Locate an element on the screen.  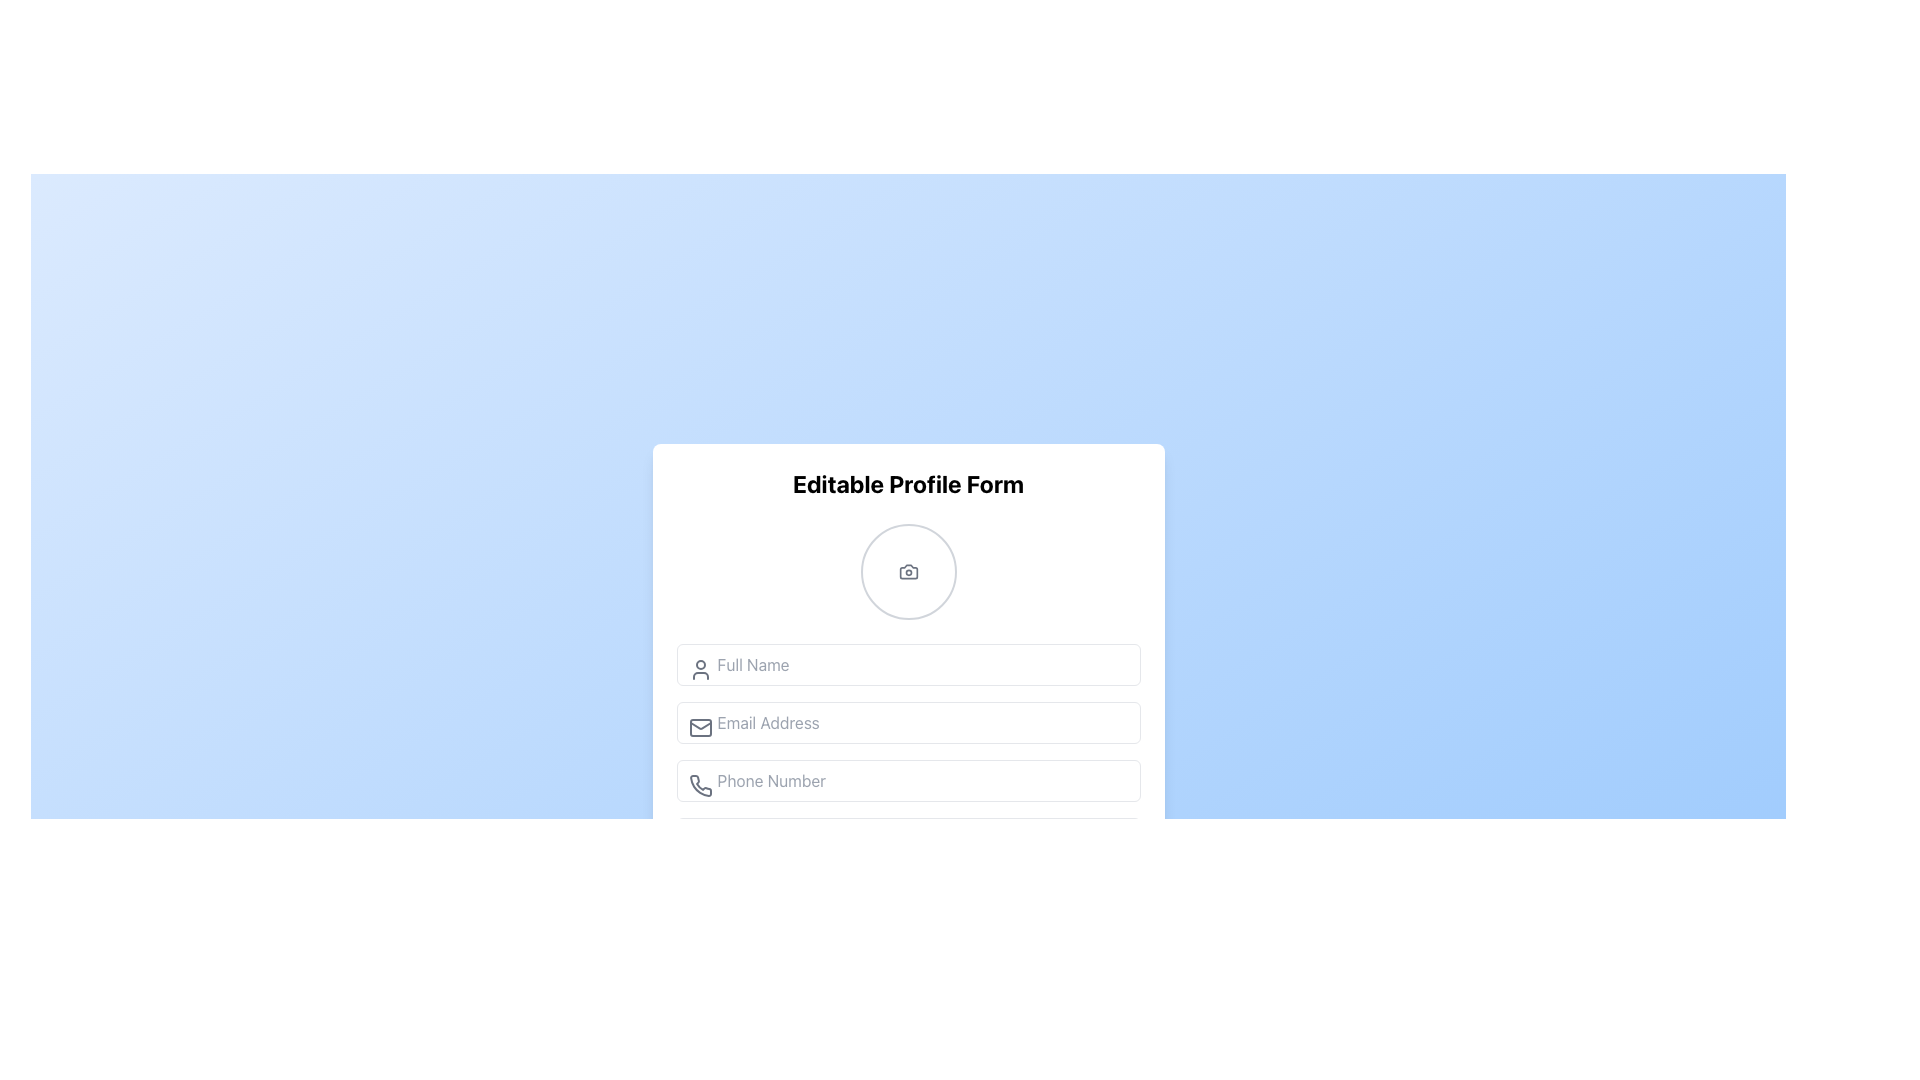
the camera icon with a gray outline located at the center of the light gray circular area in the 'Editable Profile Form' card is located at coordinates (907, 571).